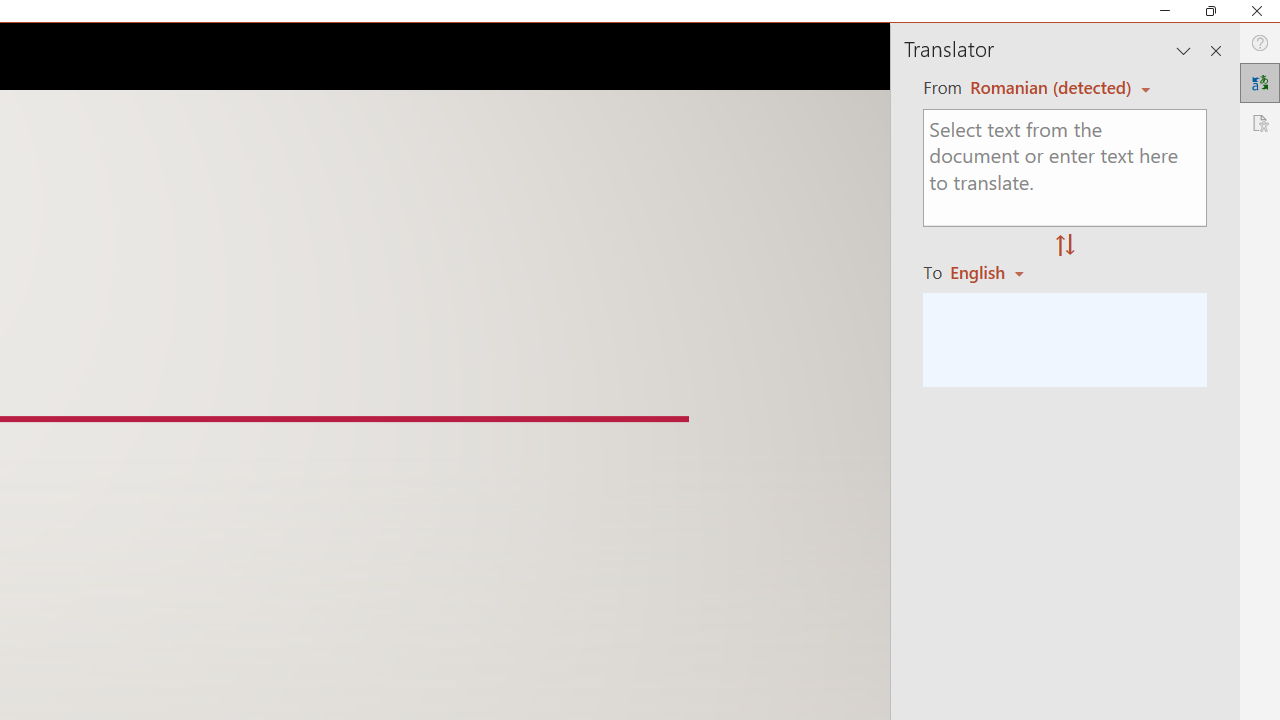 This screenshot has width=1280, height=720. I want to click on 'Close pane', so click(1215, 50).